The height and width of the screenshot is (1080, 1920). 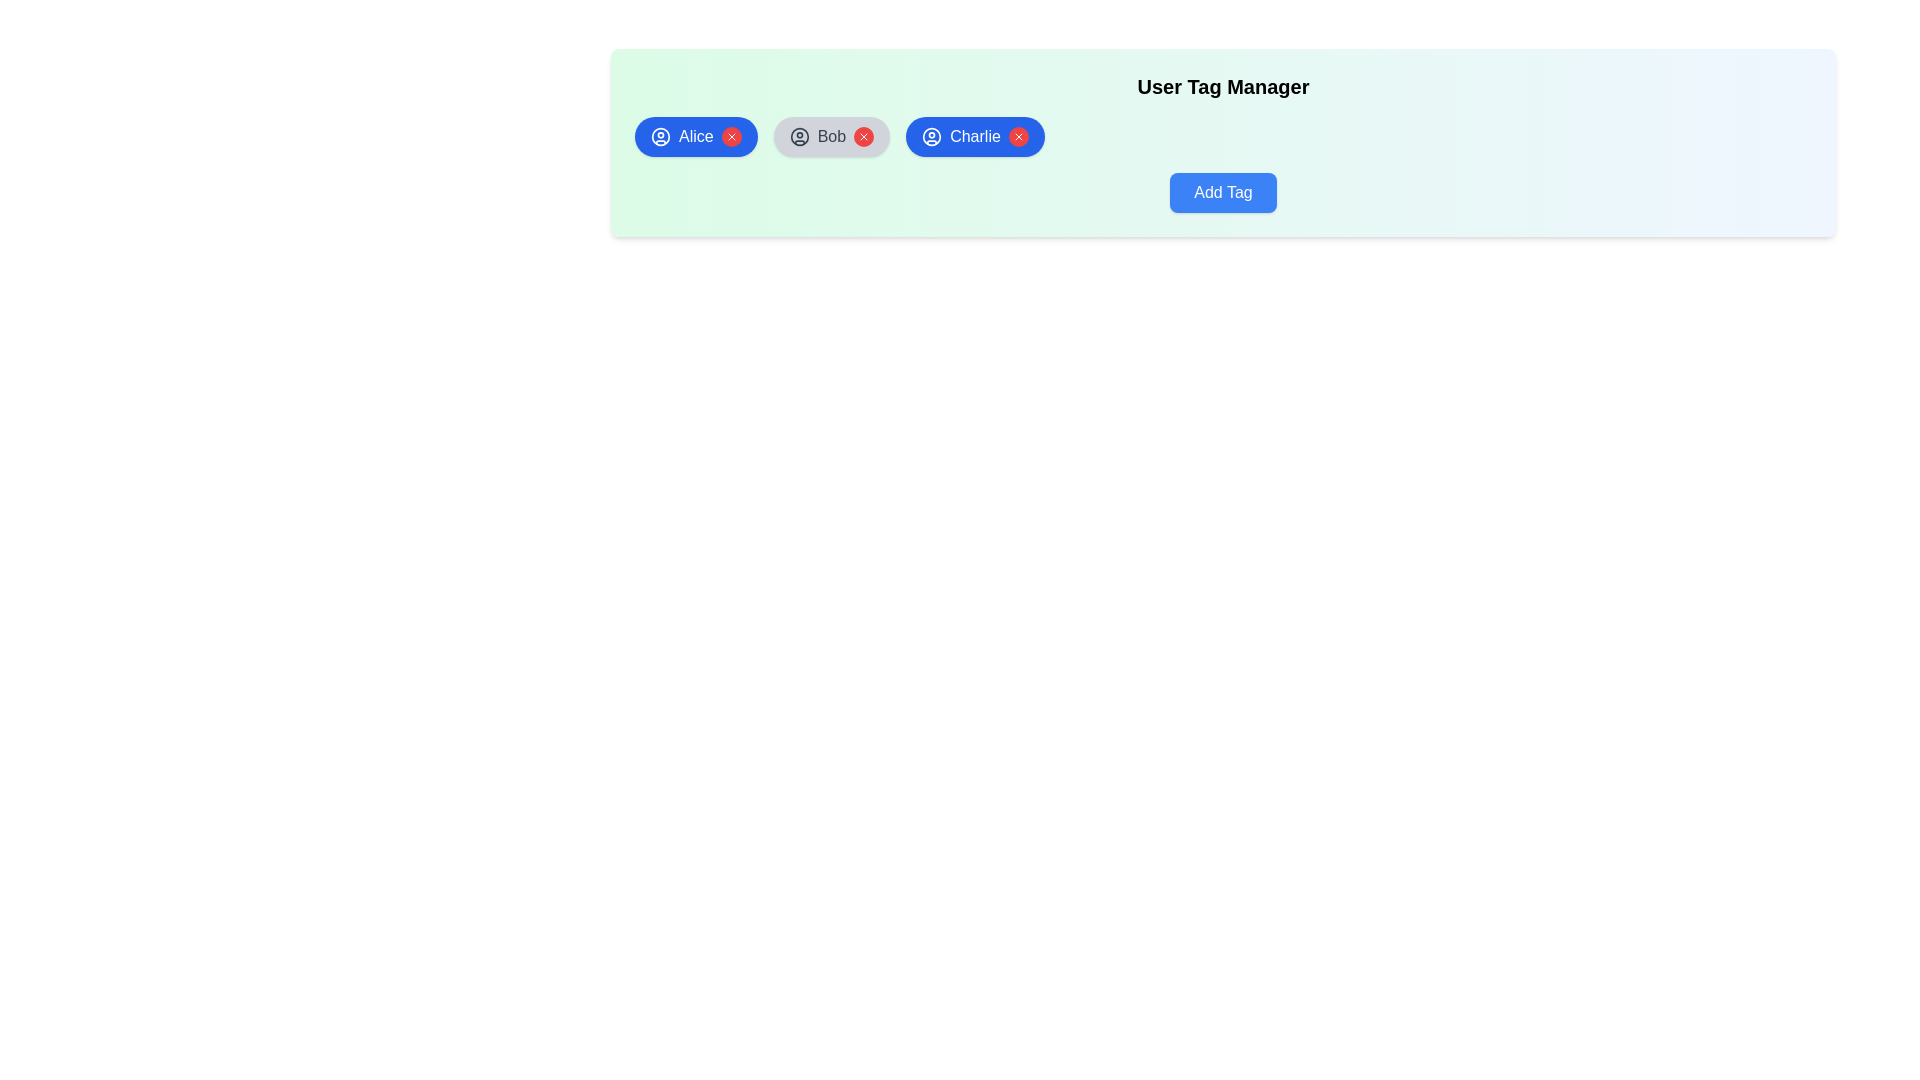 What do you see at coordinates (864, 136) in the screenshot?
I see `red 'X' button to remove the tag named Bob` at bounding box center [864, 136].